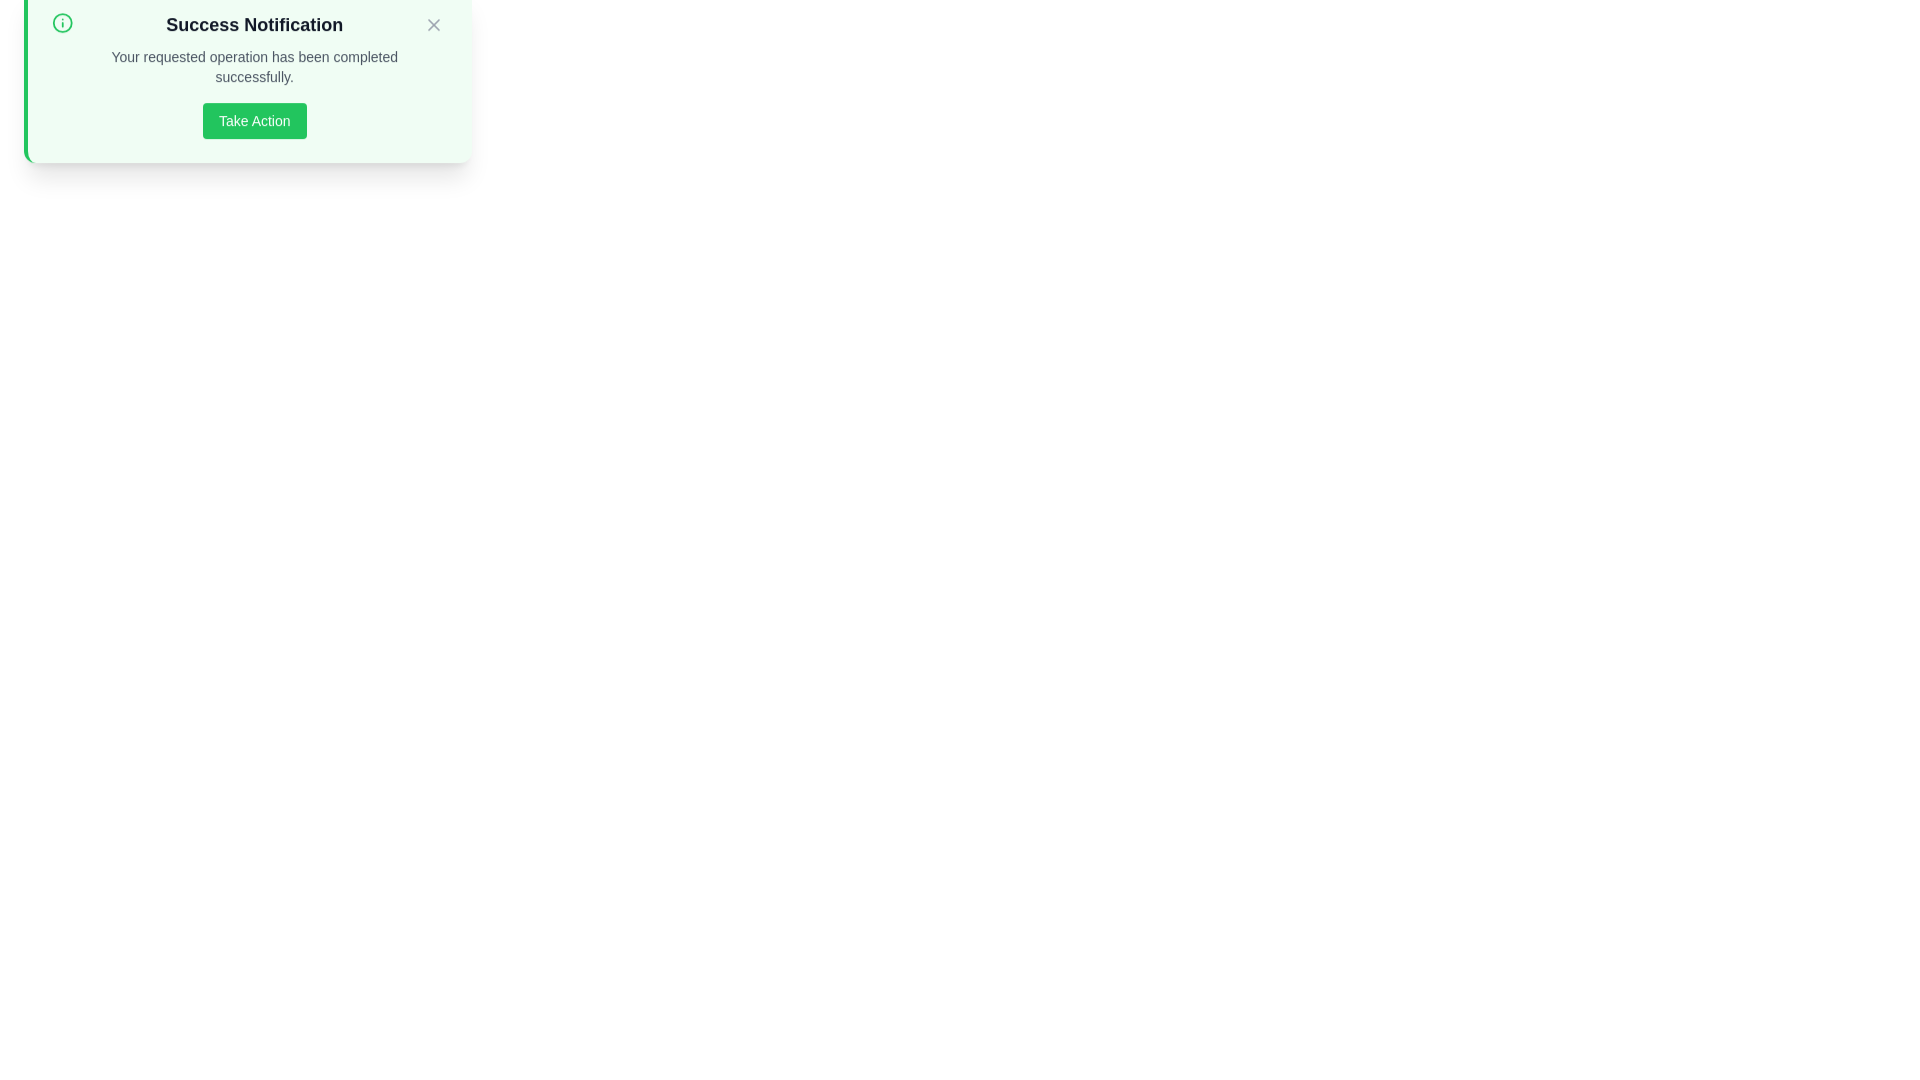 The height and width of the screenshot is (1080, 1920). Describe the element at coordinates (253, 140) in the screenshot. I see `'Take Action' button to trigger the alert message` at that location.